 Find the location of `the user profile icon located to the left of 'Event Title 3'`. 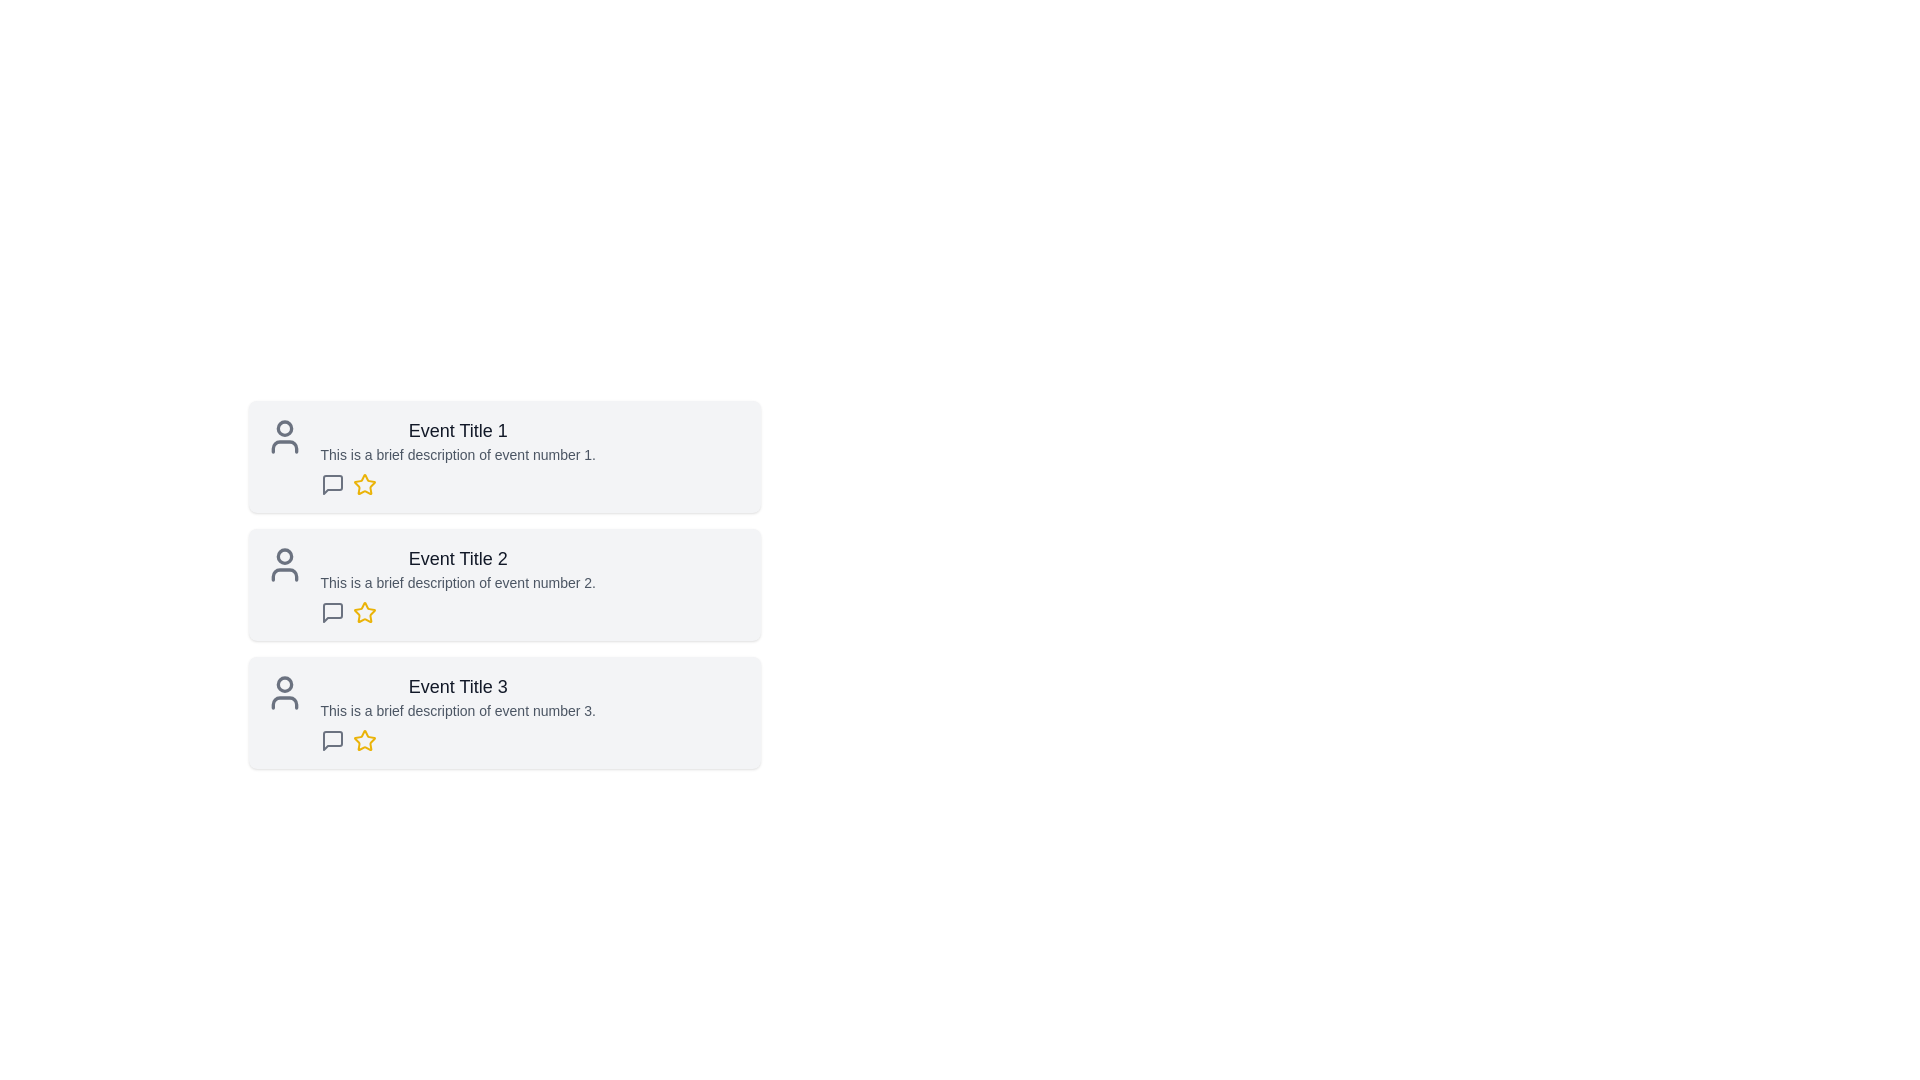

the user profile icon located to the left of 'Event Title 3' is located at coordinates (283, 692).